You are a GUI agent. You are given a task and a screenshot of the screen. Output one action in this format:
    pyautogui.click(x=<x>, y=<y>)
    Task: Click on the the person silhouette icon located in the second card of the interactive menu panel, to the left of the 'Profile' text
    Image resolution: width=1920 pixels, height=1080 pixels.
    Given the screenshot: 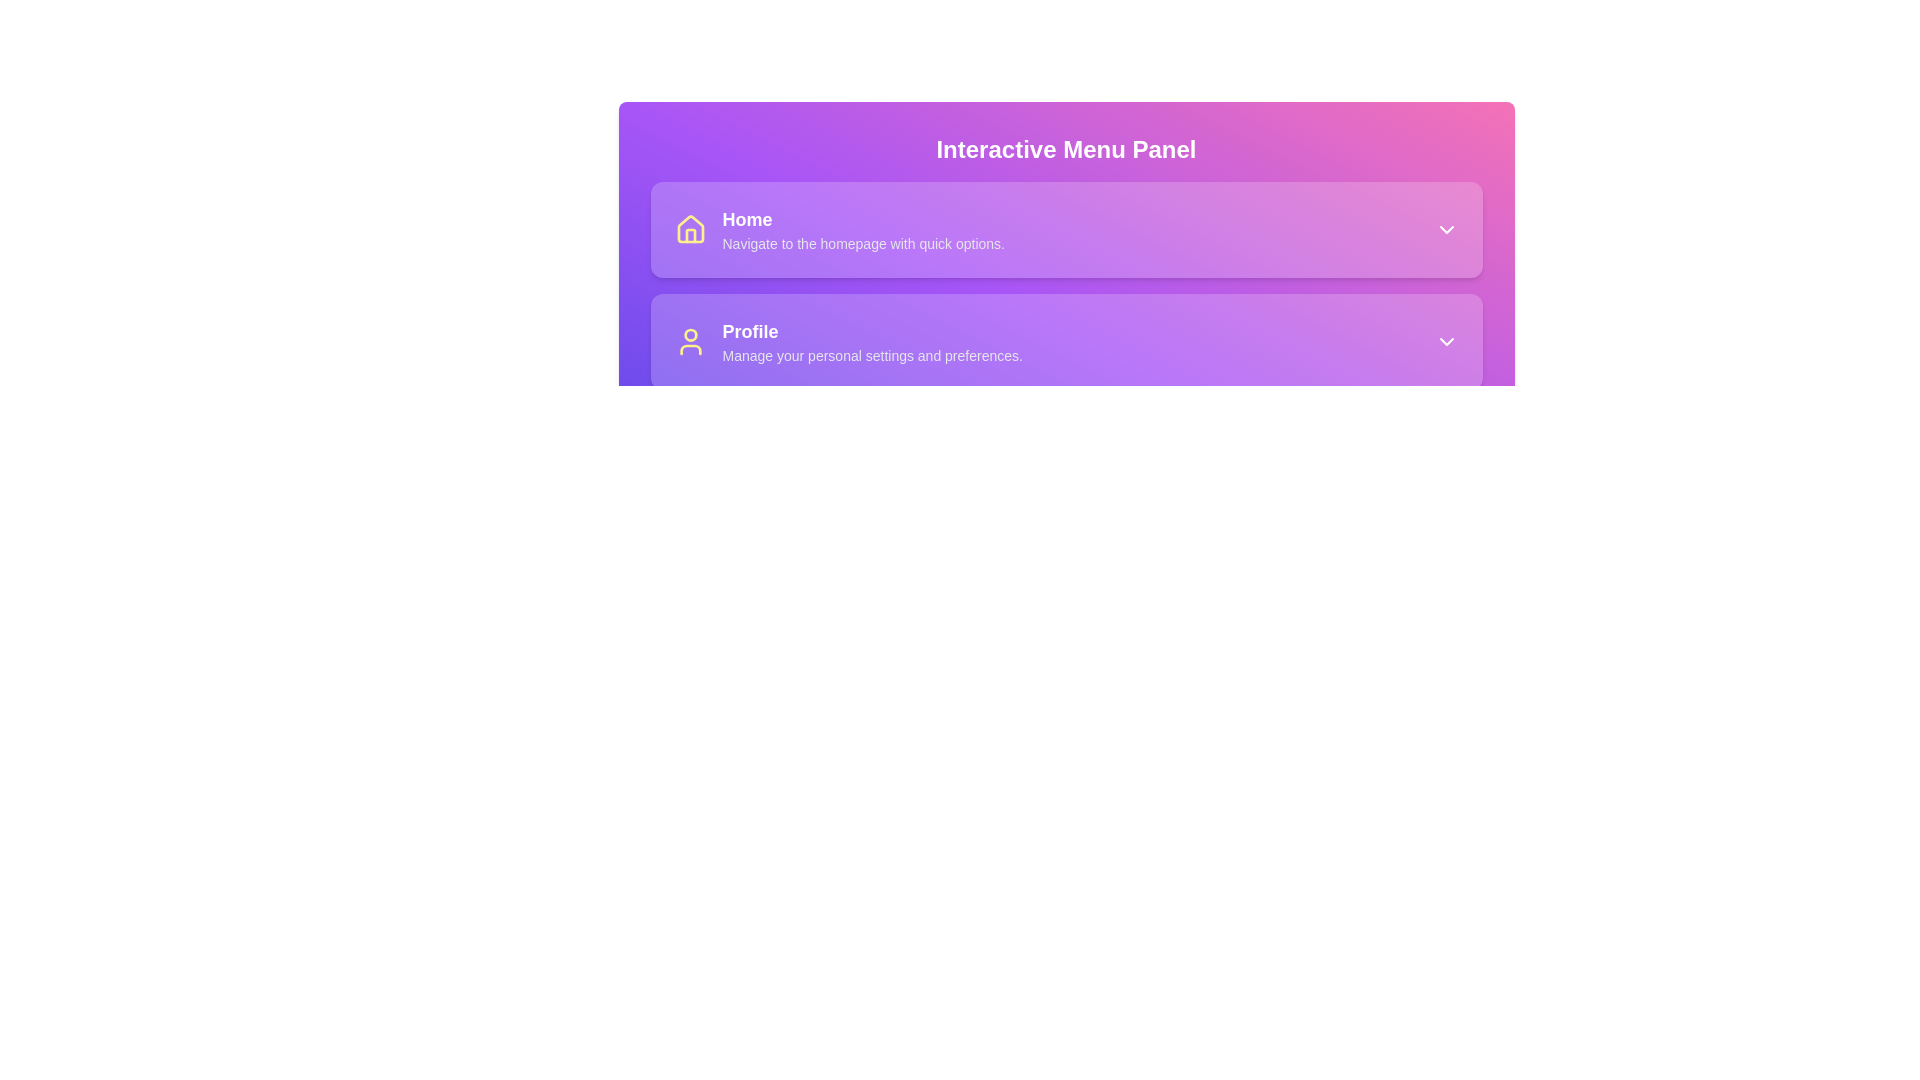 What is the action you would take?
    pyautogui.click(x=690, y=341)
    